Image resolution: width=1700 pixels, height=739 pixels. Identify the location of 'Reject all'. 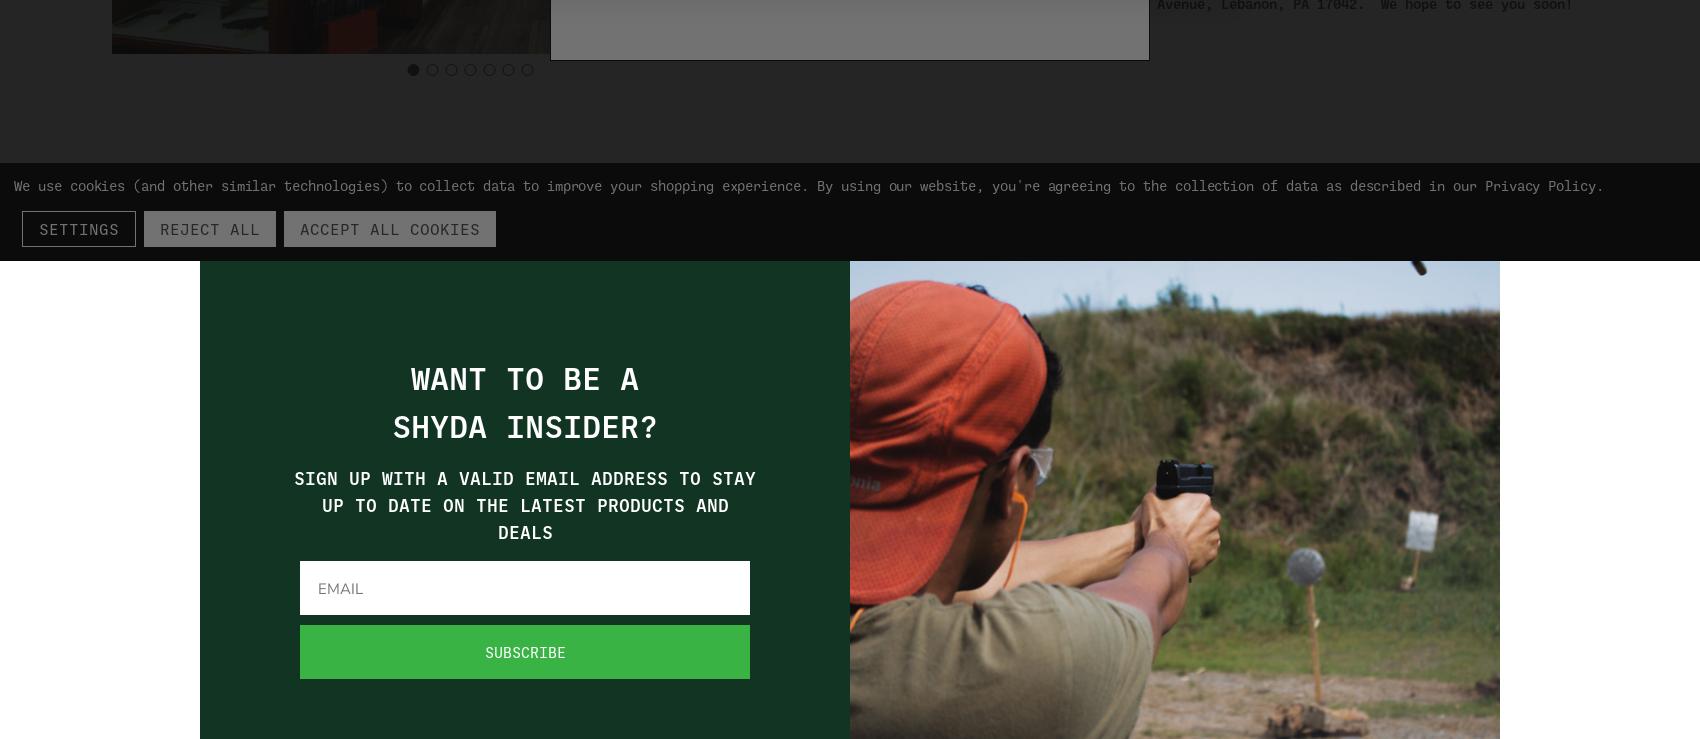
(208, 226).